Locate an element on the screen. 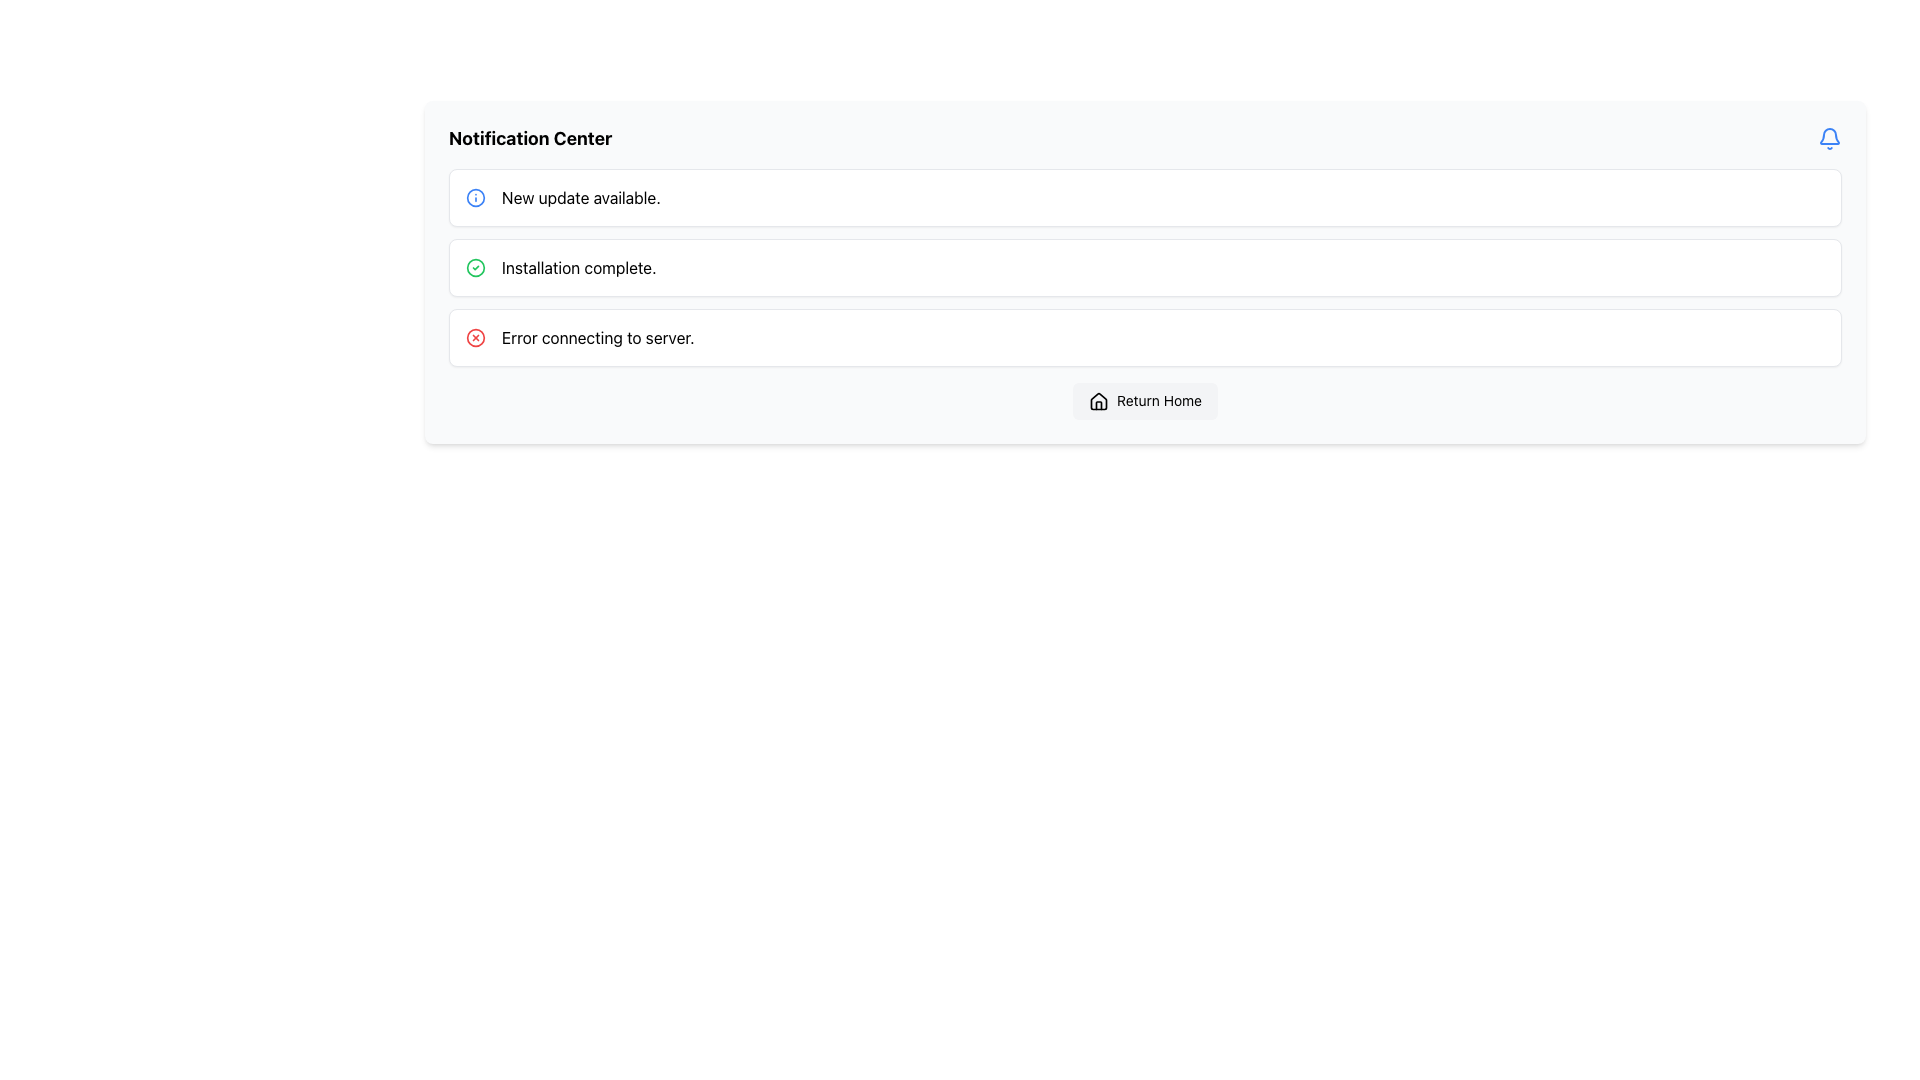 Image resolution: width=1920 pixels, height=1080 pixels. error message presented in the third list item of the Notification Center, which indicates a connection issue is located at coordinates (597, 337).